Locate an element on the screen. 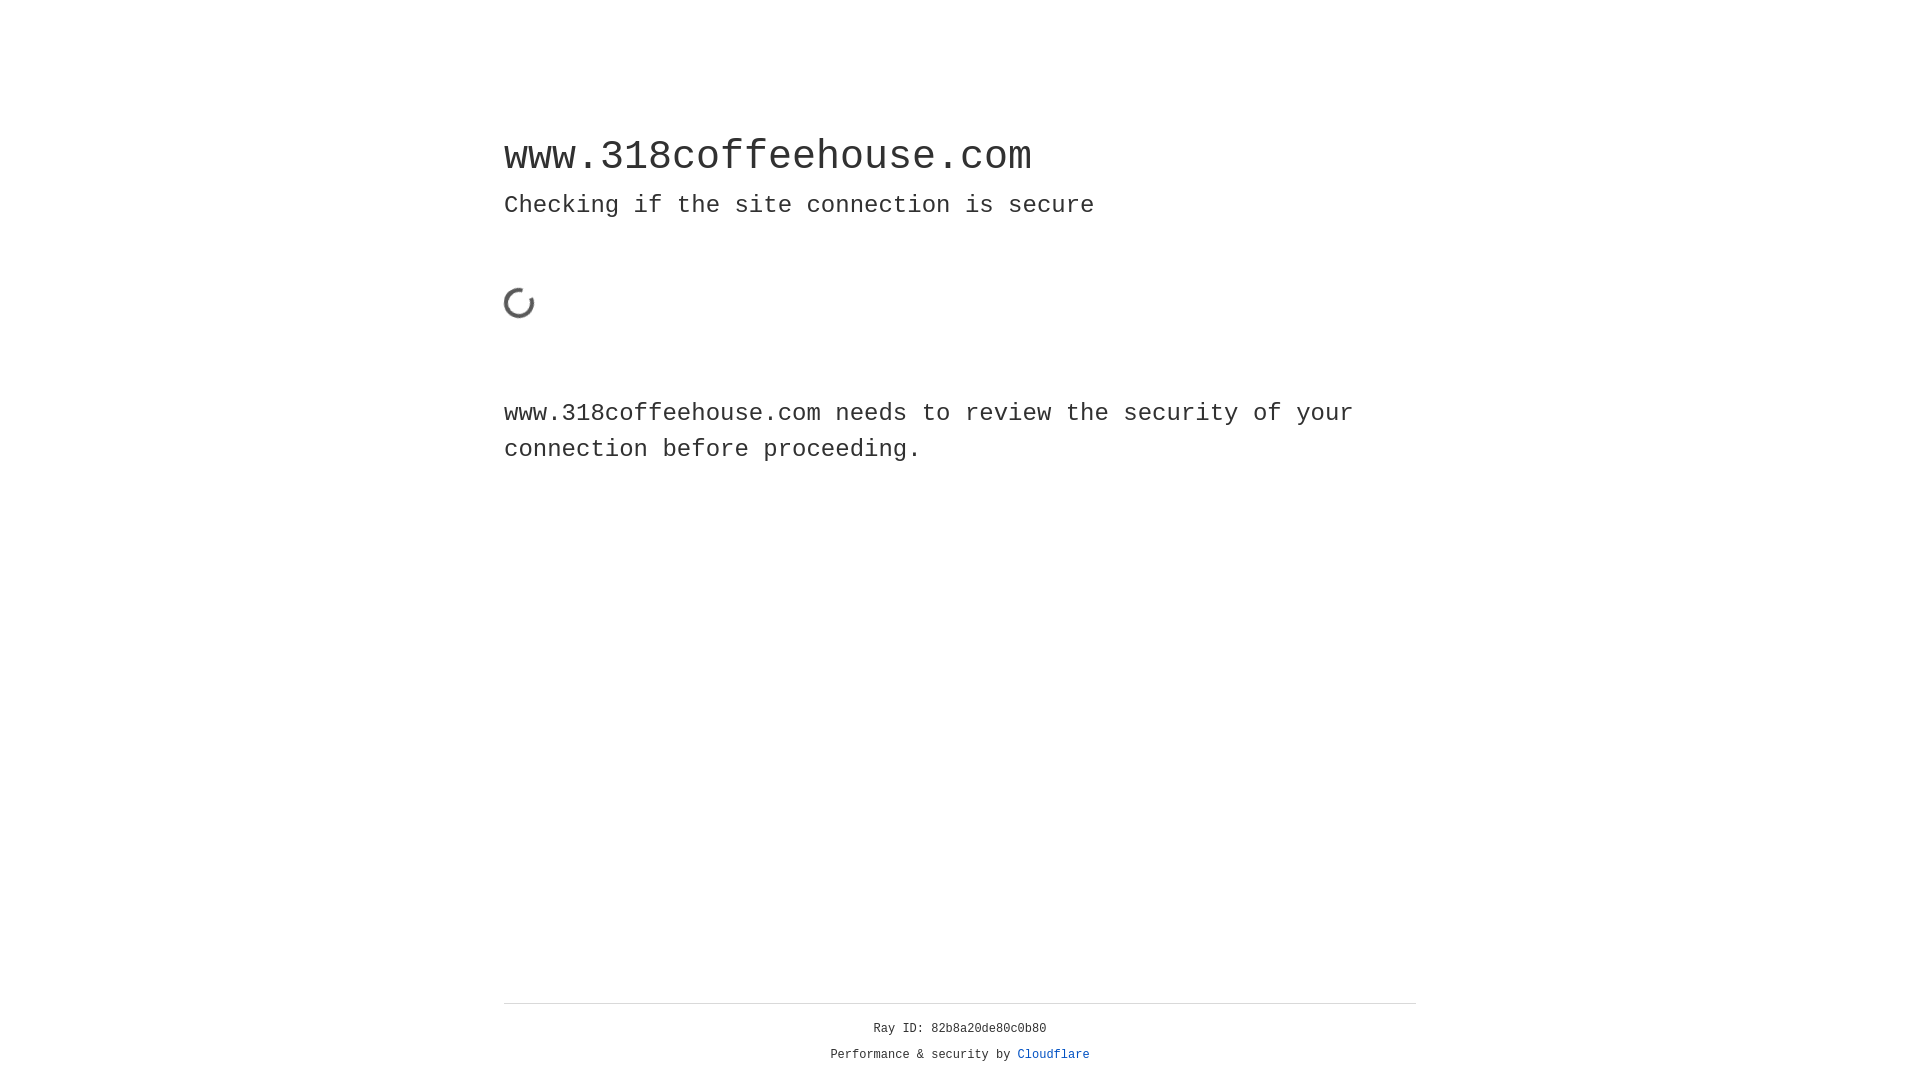 The width and height of the screenshot is (1920, 1080). 'Cloudflare' is located at coordinates (1053, 1054).